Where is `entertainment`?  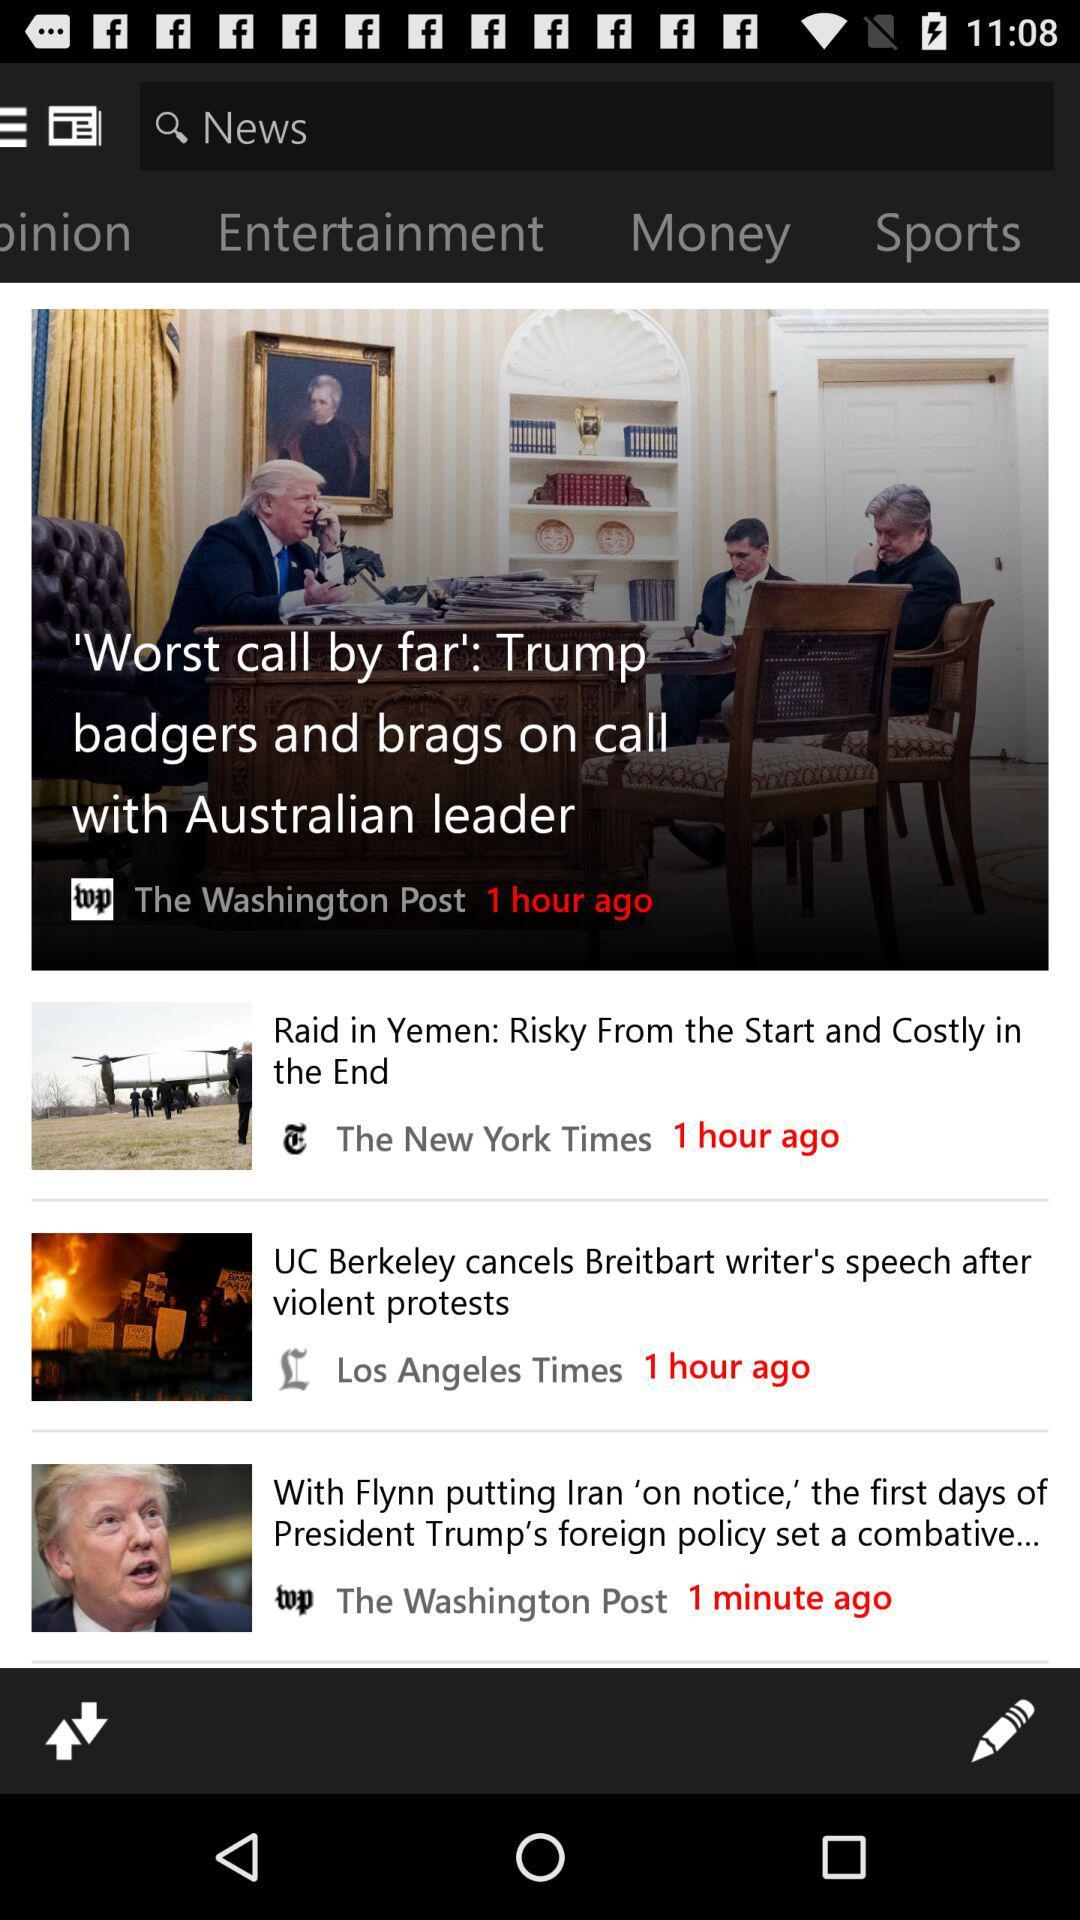 entertainment is located at coordinates (396, 235).